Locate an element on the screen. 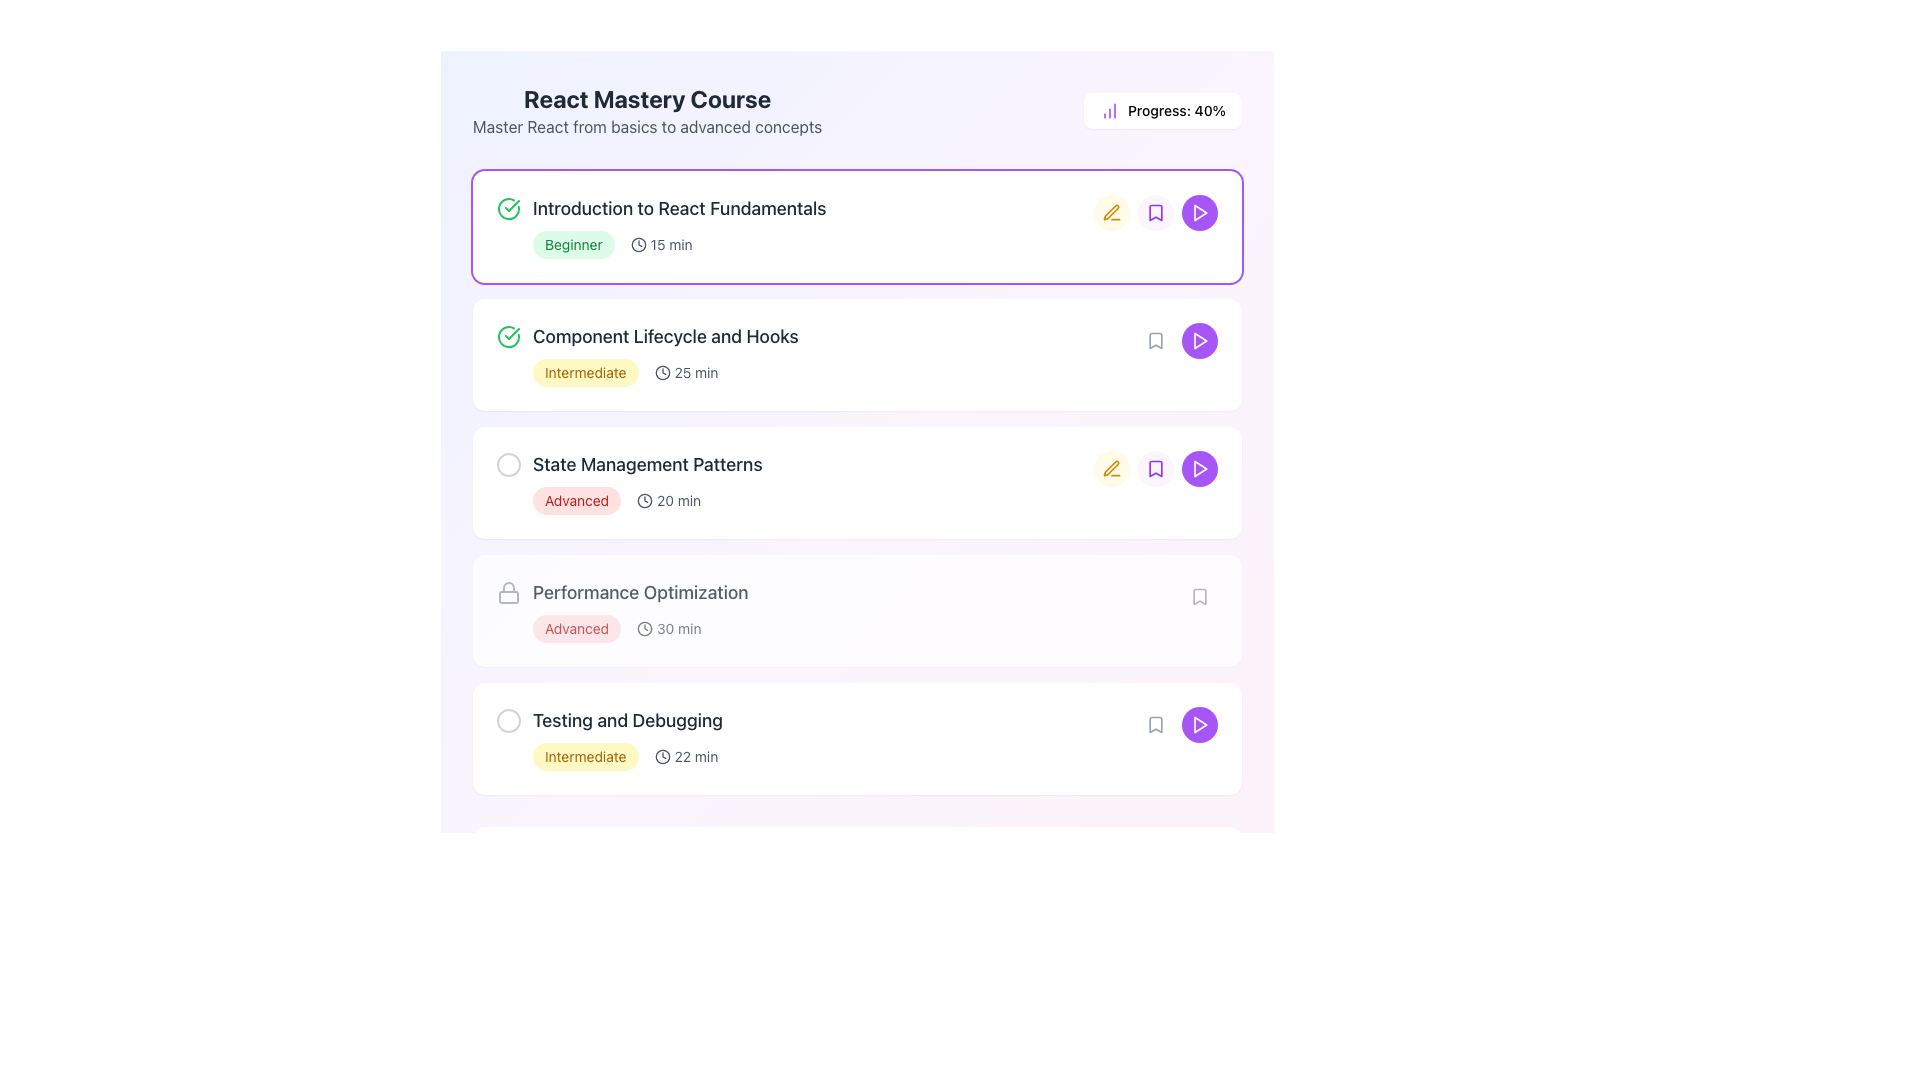  the rounded button with a light yellow background and a yellow pen icon, located on the right side of the 'State Management Patterns' list item is located at coordinates (1111, 469).